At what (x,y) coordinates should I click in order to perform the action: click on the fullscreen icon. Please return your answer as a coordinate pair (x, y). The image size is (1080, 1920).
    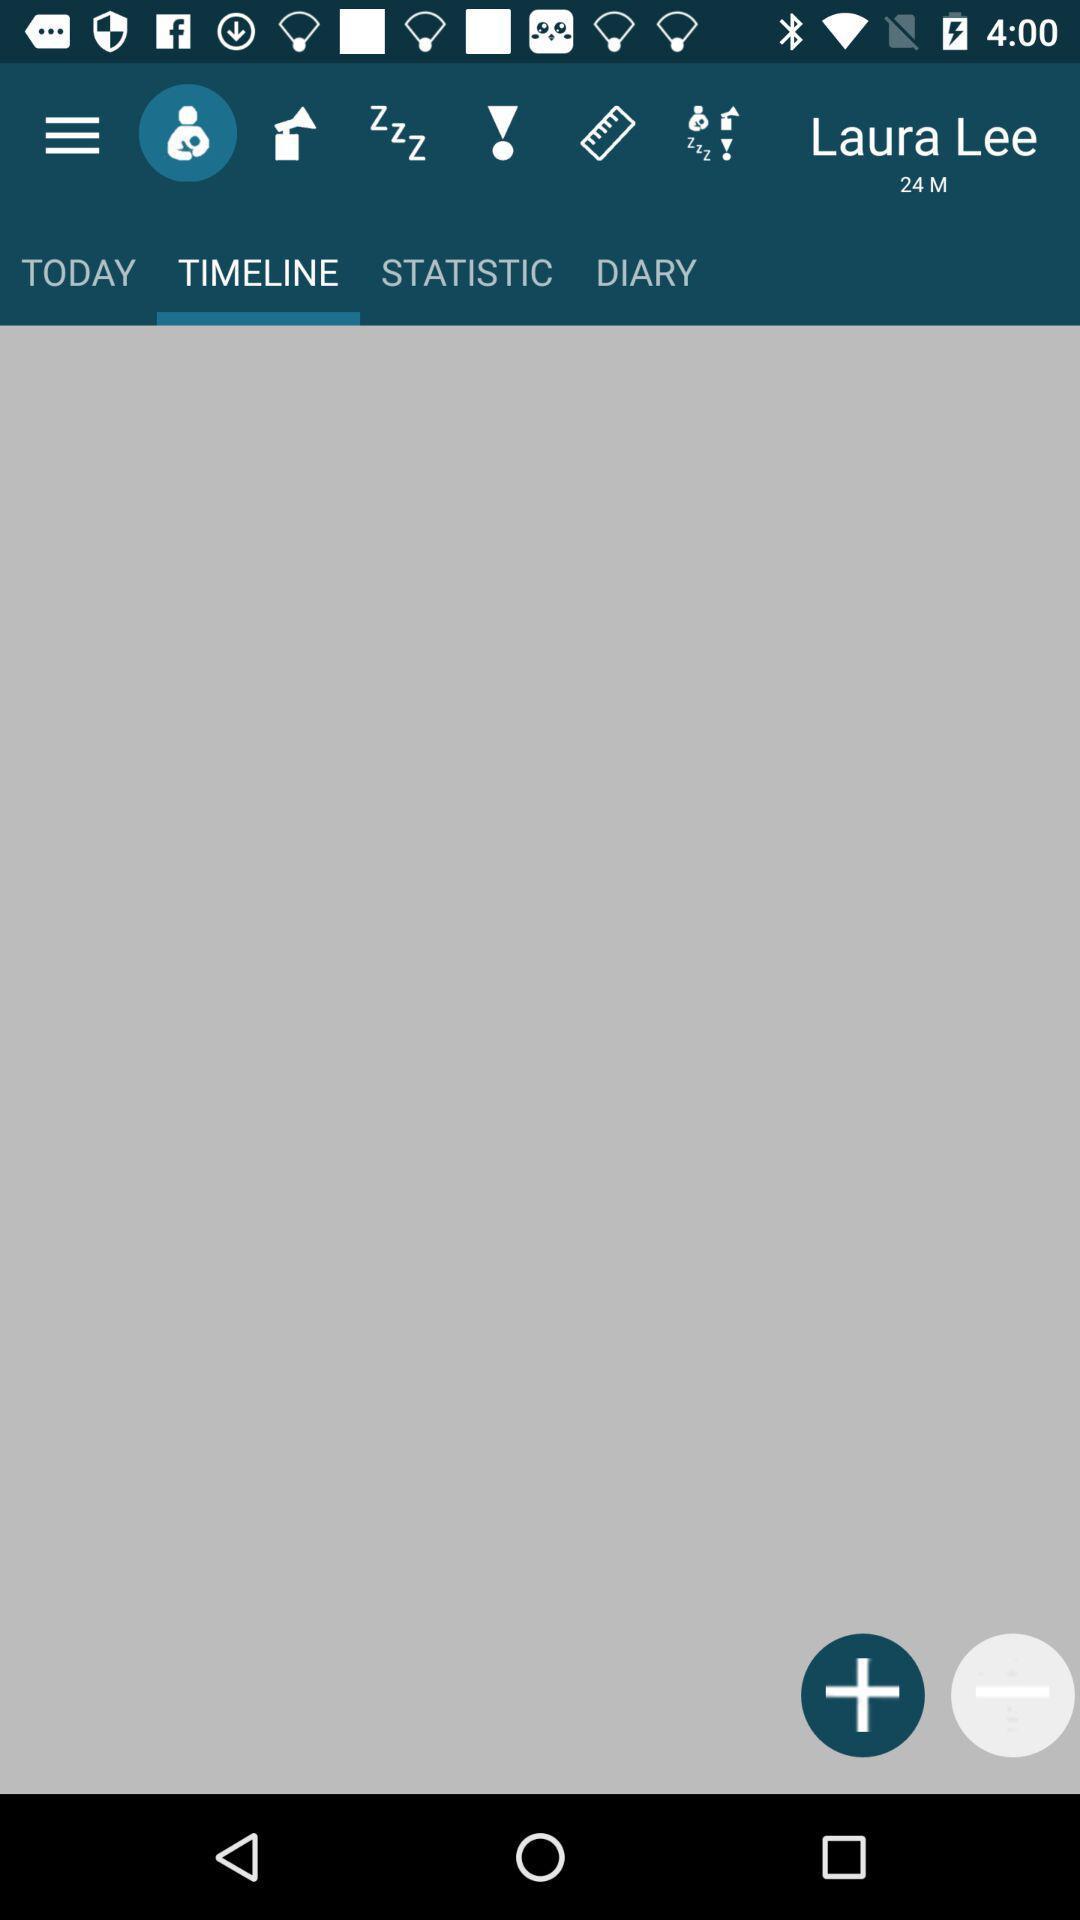
    Looking at the image, I should click on (711, 131).